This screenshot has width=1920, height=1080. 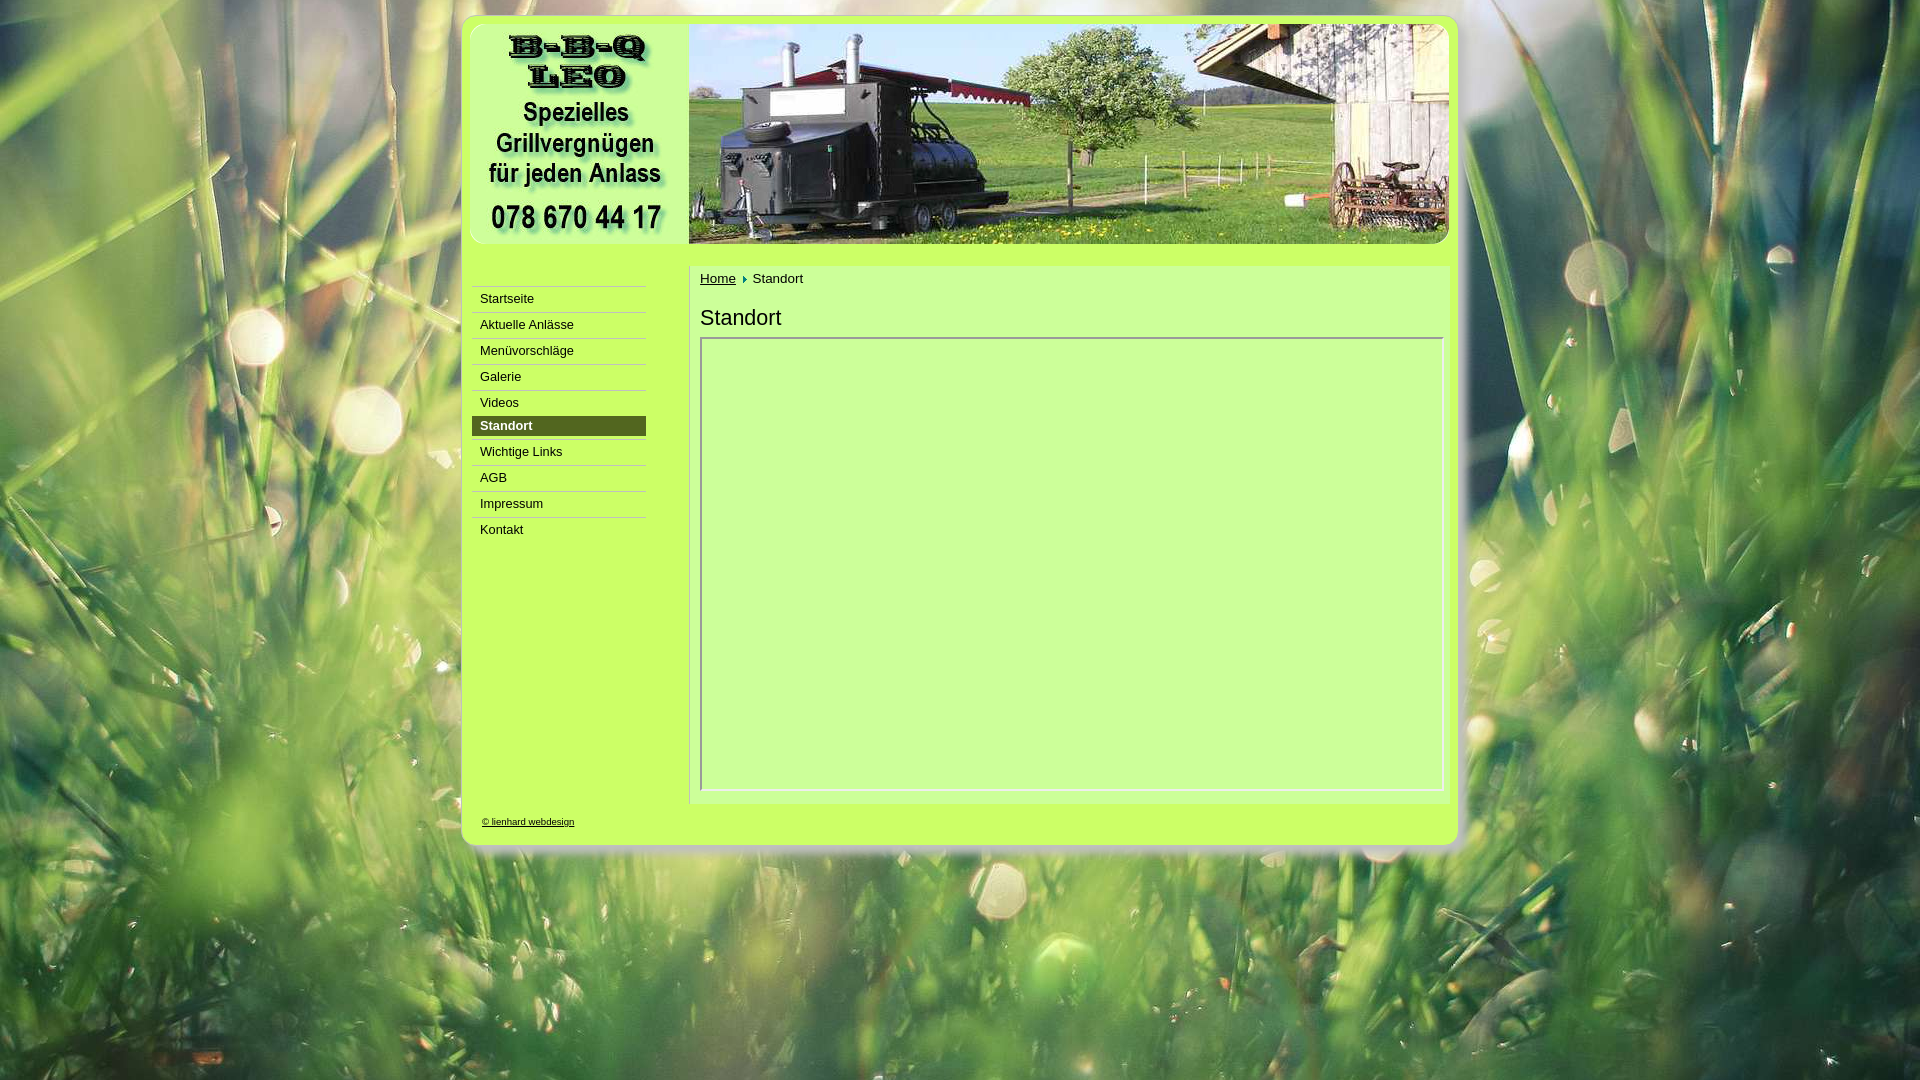 I want to click on 'Kontakt', so click(x=558, y=527).